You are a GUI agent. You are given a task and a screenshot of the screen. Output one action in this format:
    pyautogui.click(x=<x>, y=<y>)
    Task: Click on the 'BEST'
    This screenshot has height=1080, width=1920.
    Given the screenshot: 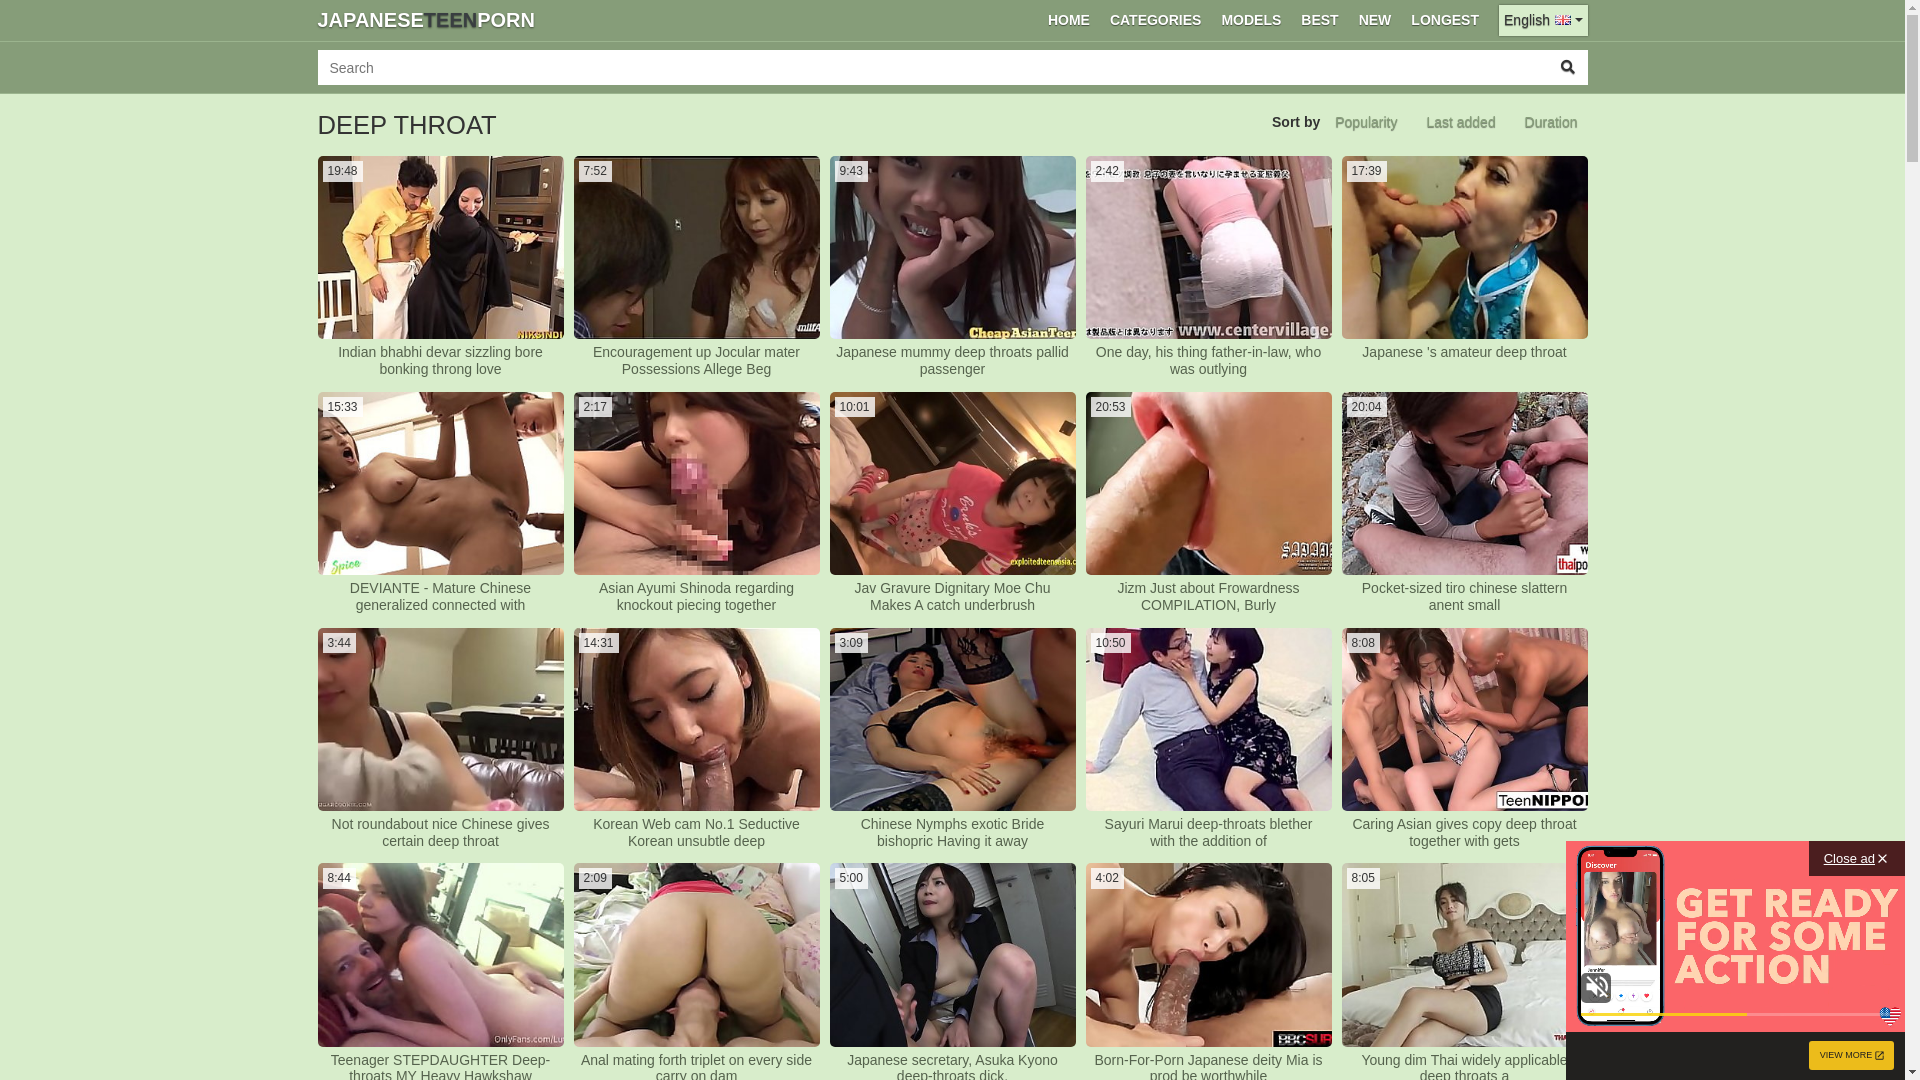 What is the action you would take?
    pyautogui.click(x=1319, y=20)
    